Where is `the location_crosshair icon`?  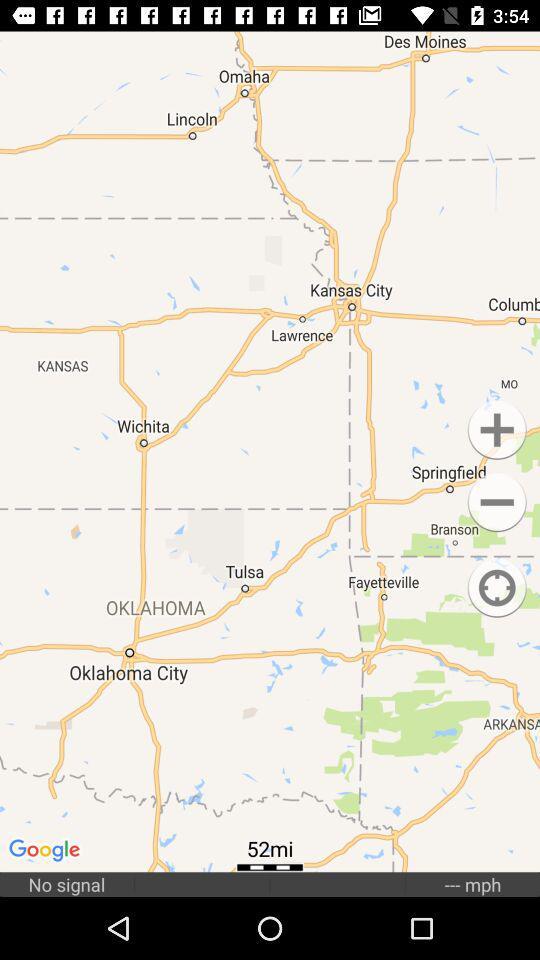 the location_crosshair icon is located at coordinates (496, 588).